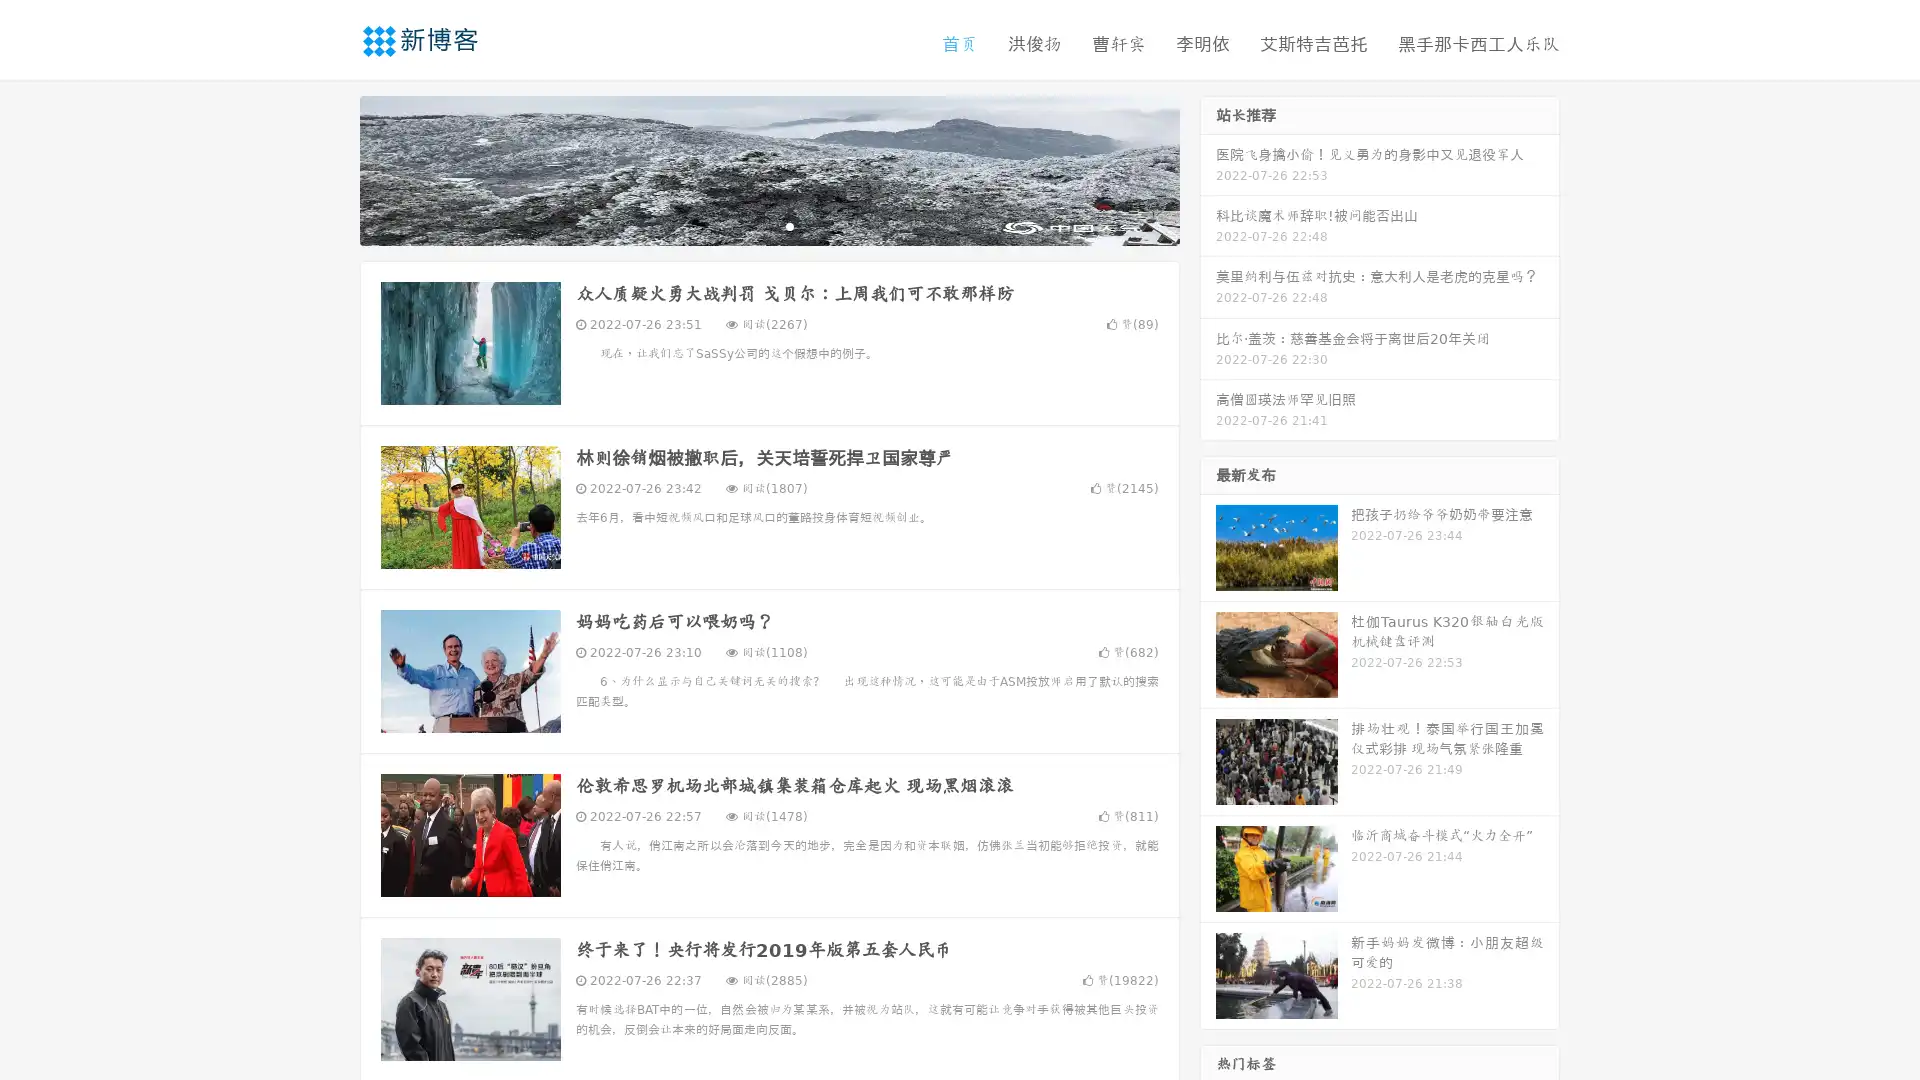 This screenshot has width=1920, height=1080. Describe the element at coordinates (748, 225) in the screenshot. I see `Go to slide 1` at that location.